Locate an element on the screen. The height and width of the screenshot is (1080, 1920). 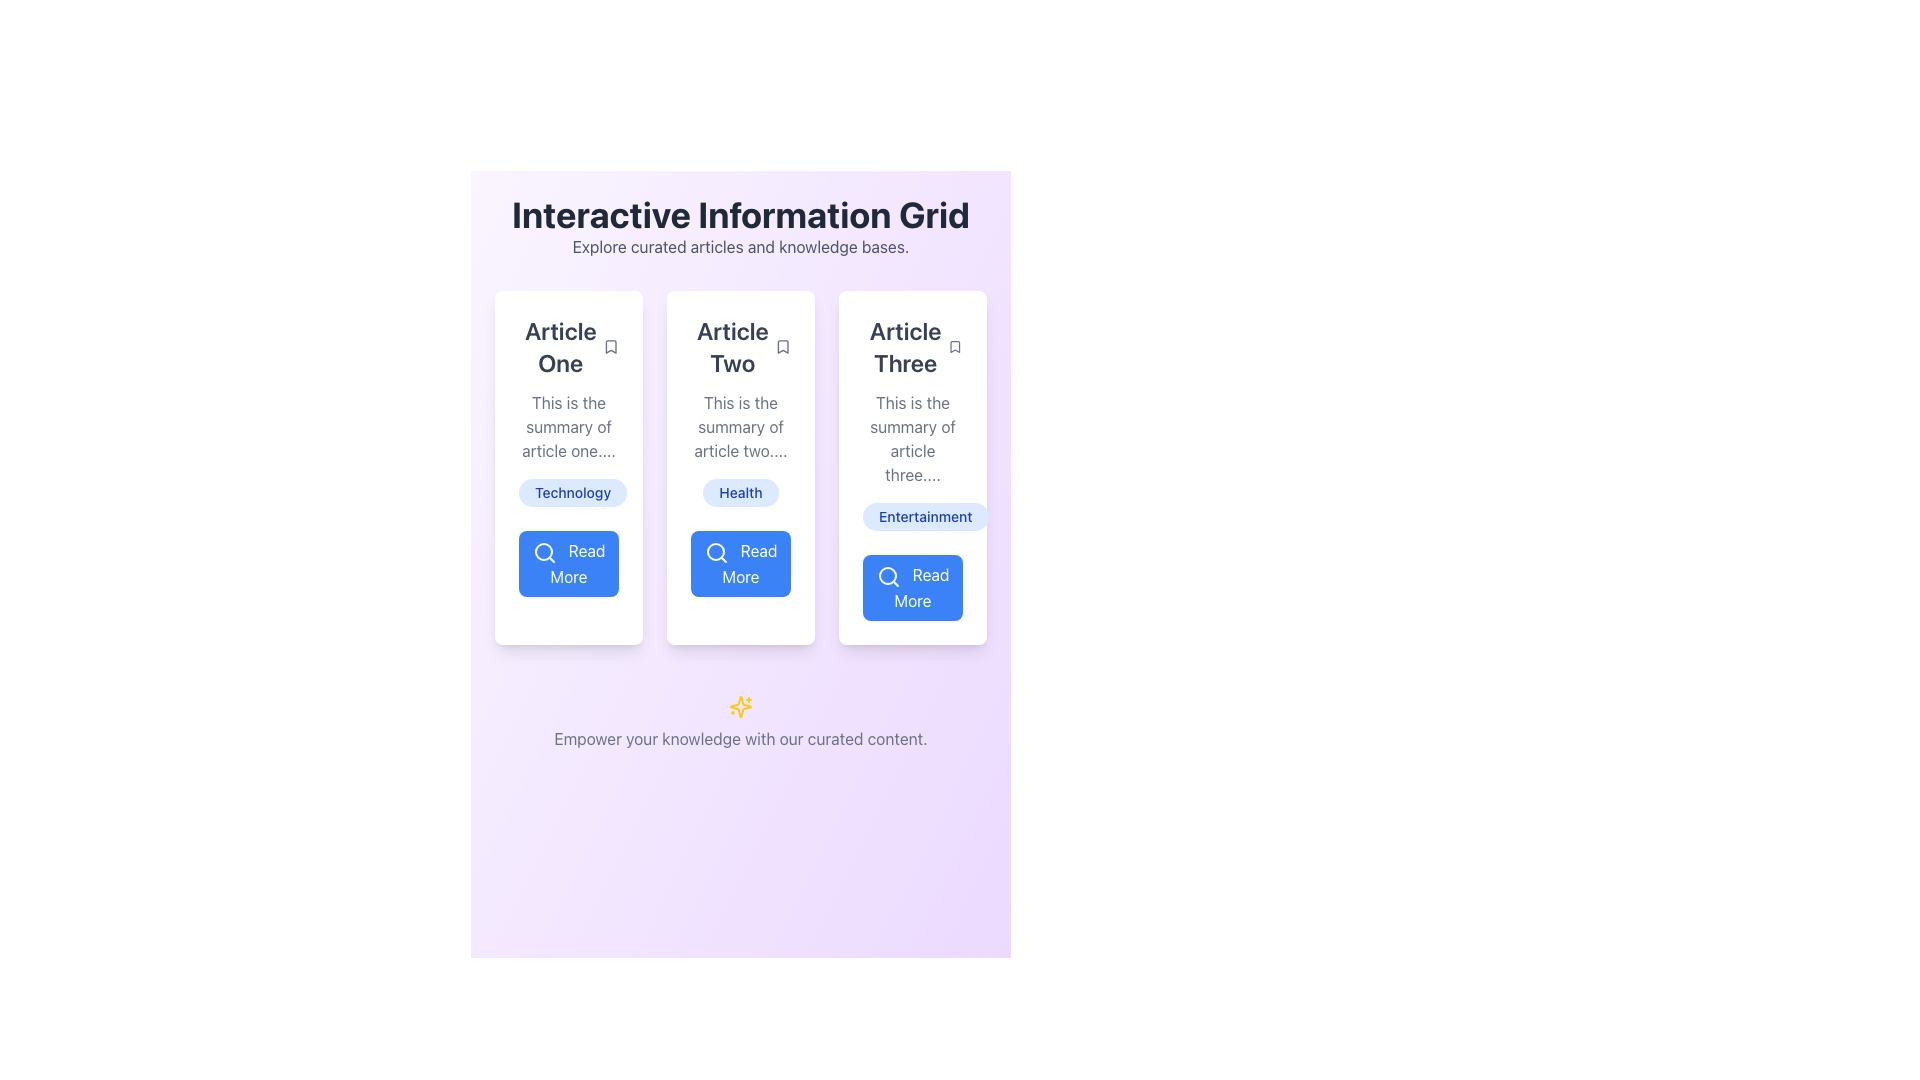
the button located beneath the 'Article Two' section and directly below the 'Health' tag to change its appearance is located at coordinates (739, 563).